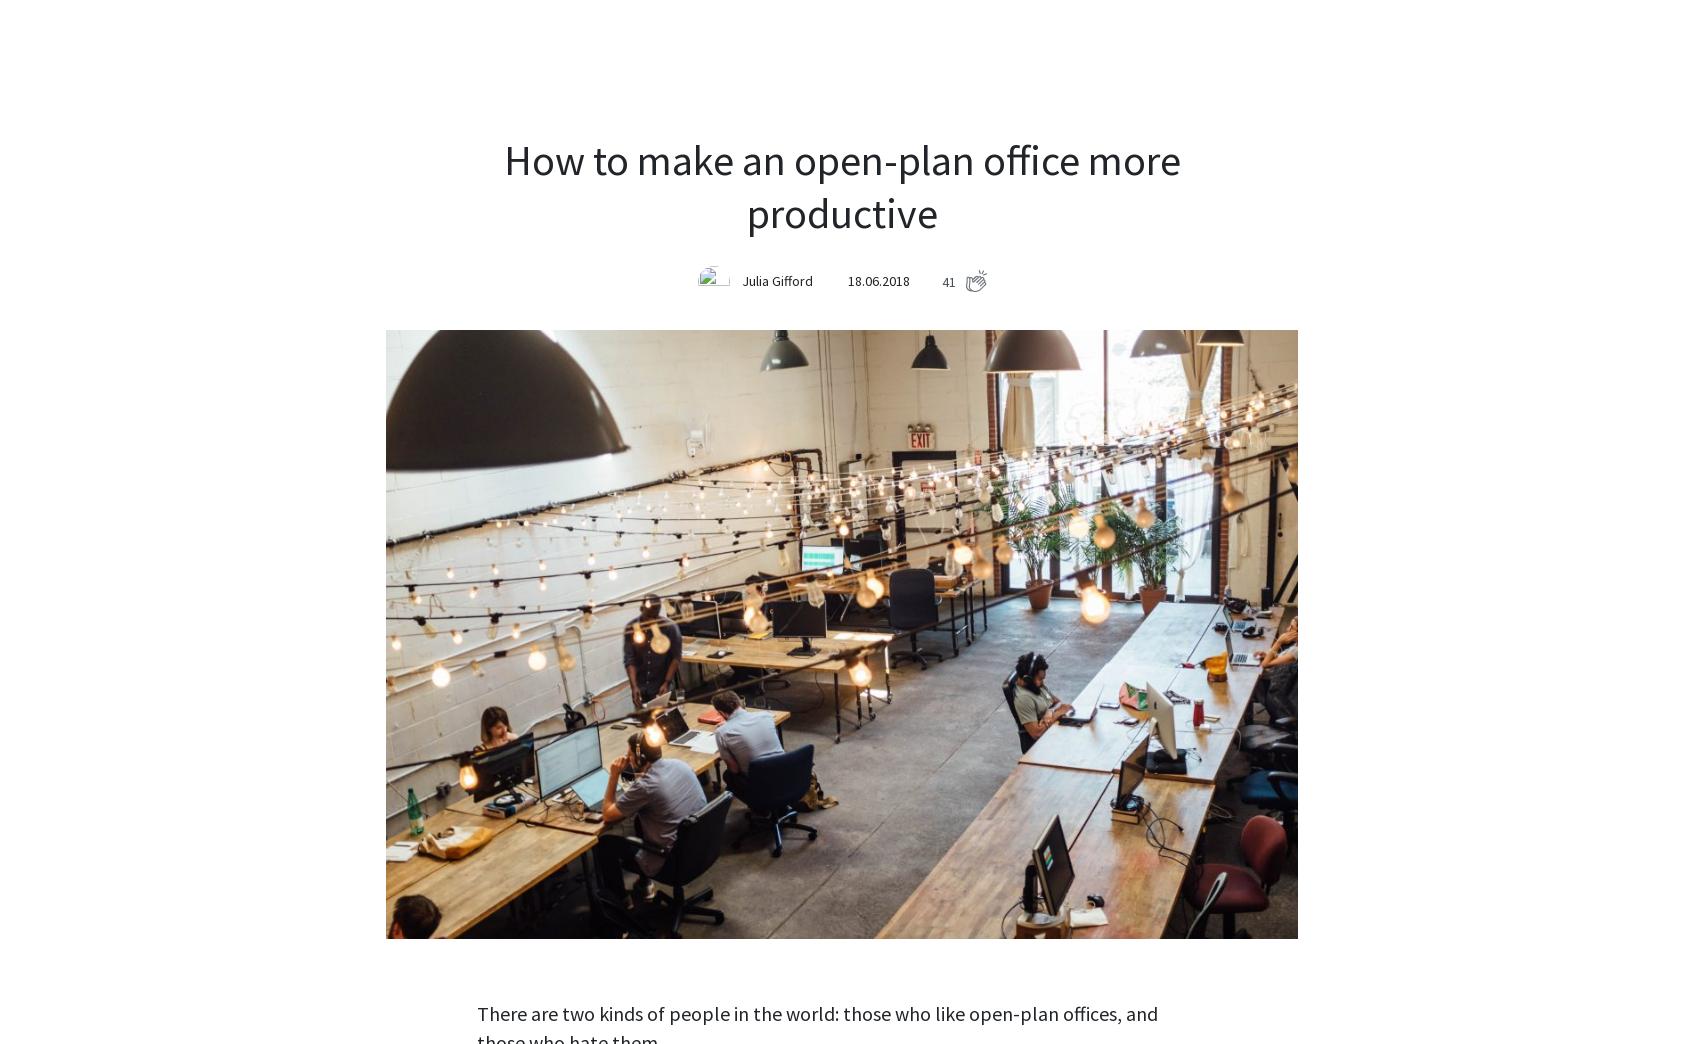 This screenshot has height=1044, width=1684. Describe the element at coordinates (842, 907) in the screenshot. I see `'Did you find this article useful? Give it a clap!'` at that location.